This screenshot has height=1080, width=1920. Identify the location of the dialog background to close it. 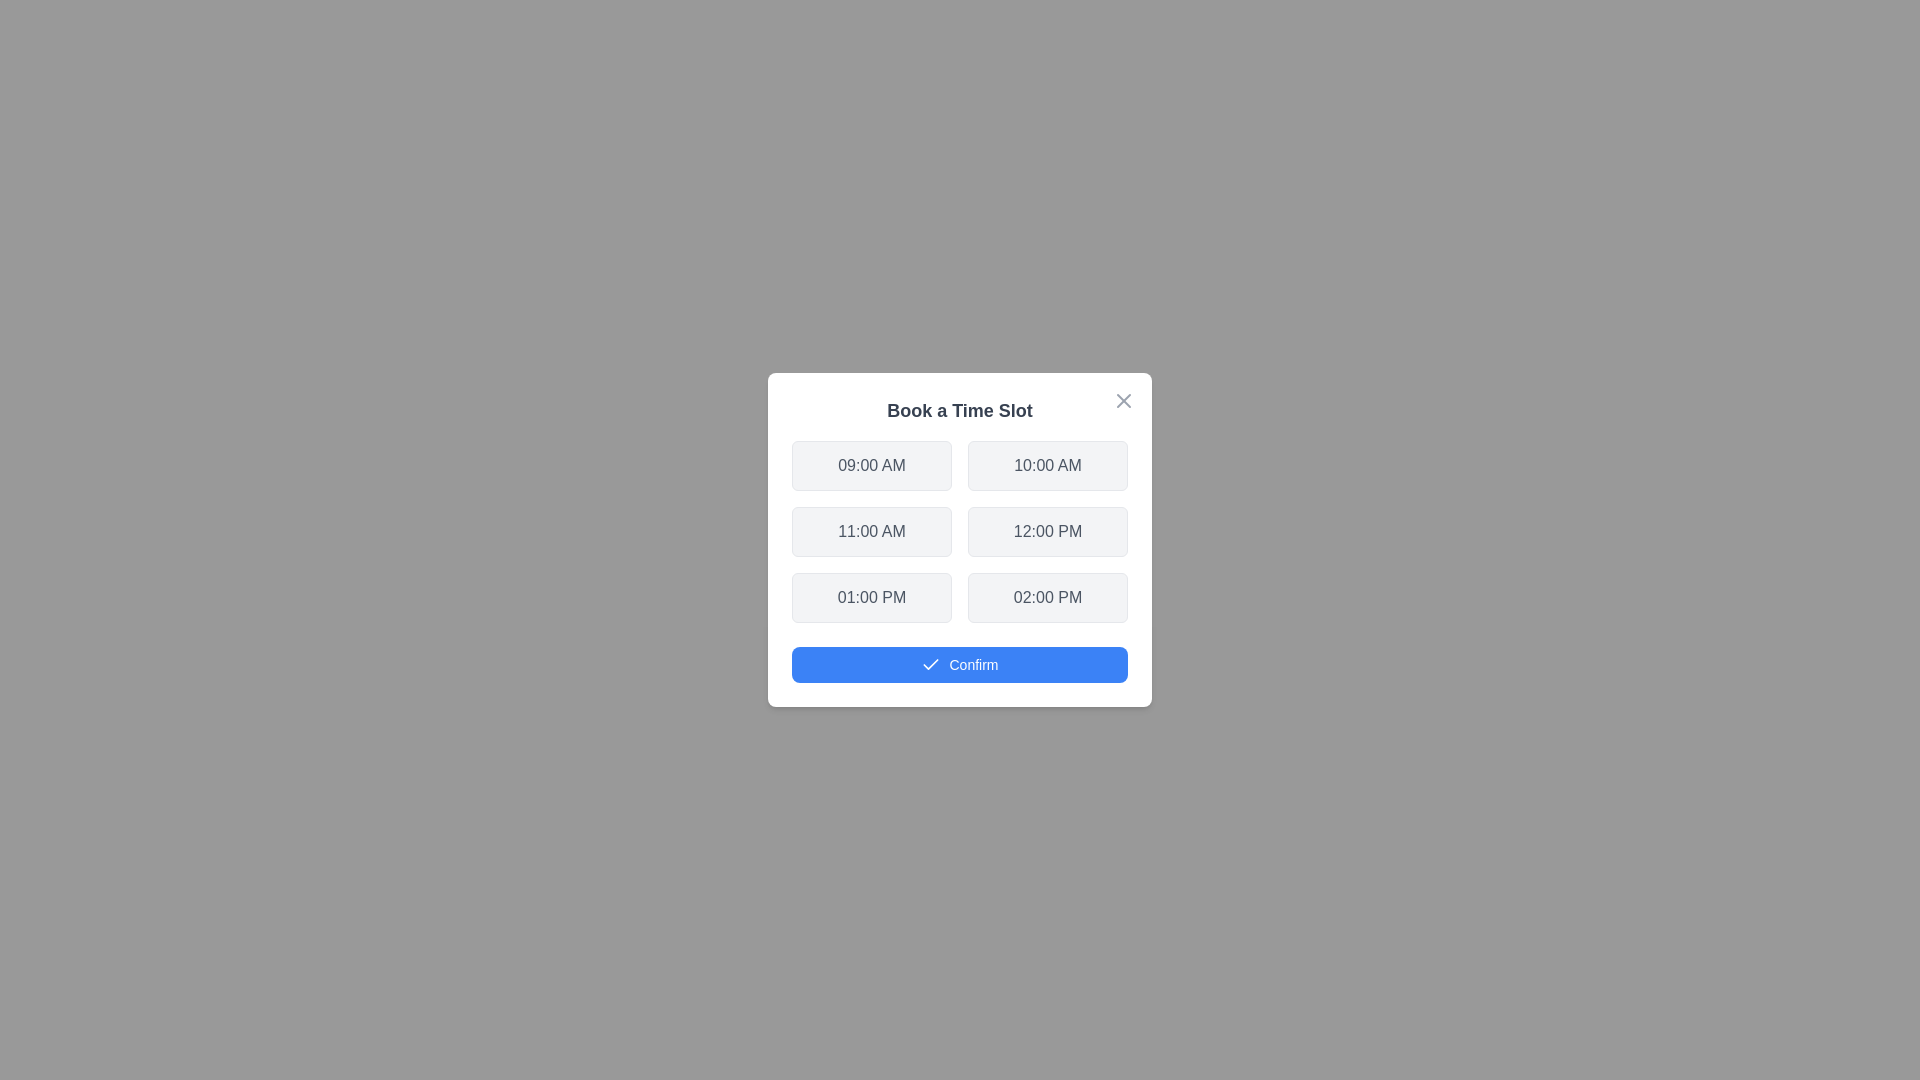
(960, 540).